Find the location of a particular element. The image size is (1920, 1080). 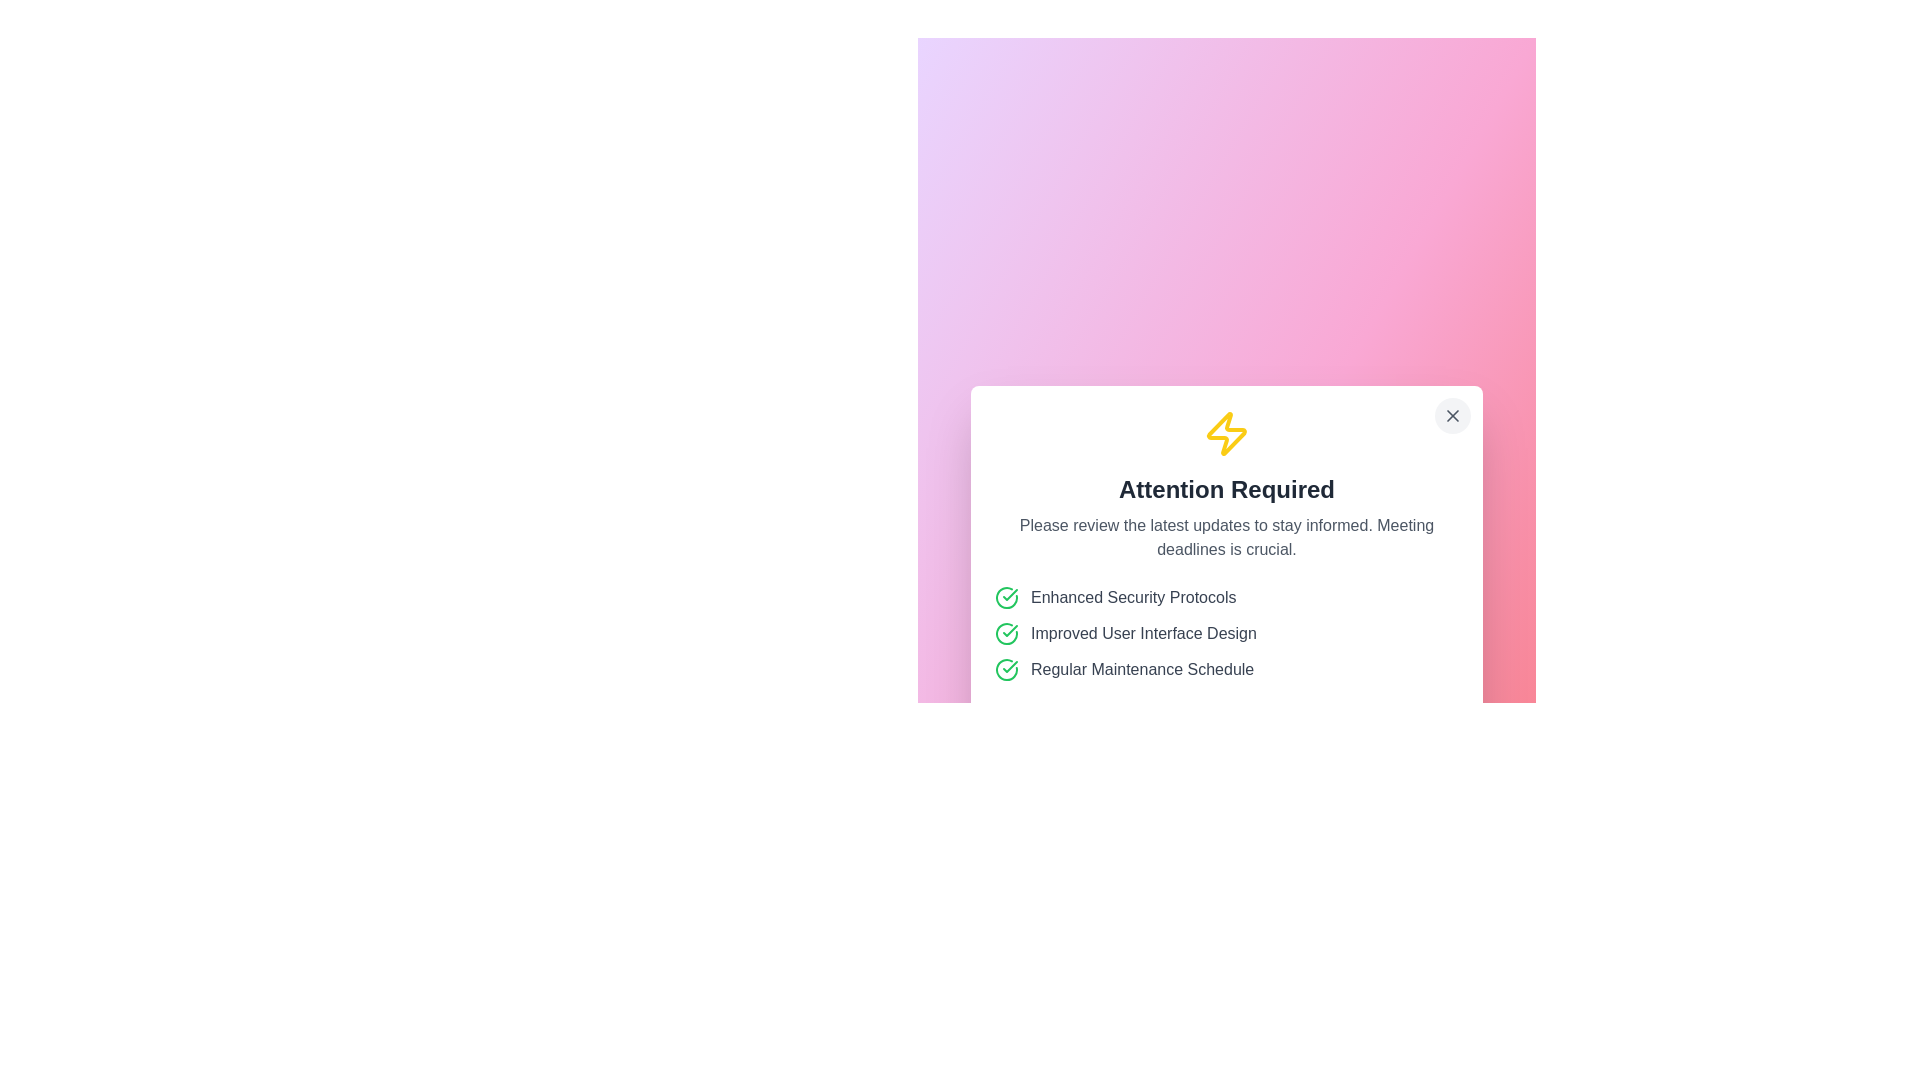

the green circular confirmation icon with a checkmark located next to the text 'Improved User Interface Design' is located at coordinates (1007, 633).